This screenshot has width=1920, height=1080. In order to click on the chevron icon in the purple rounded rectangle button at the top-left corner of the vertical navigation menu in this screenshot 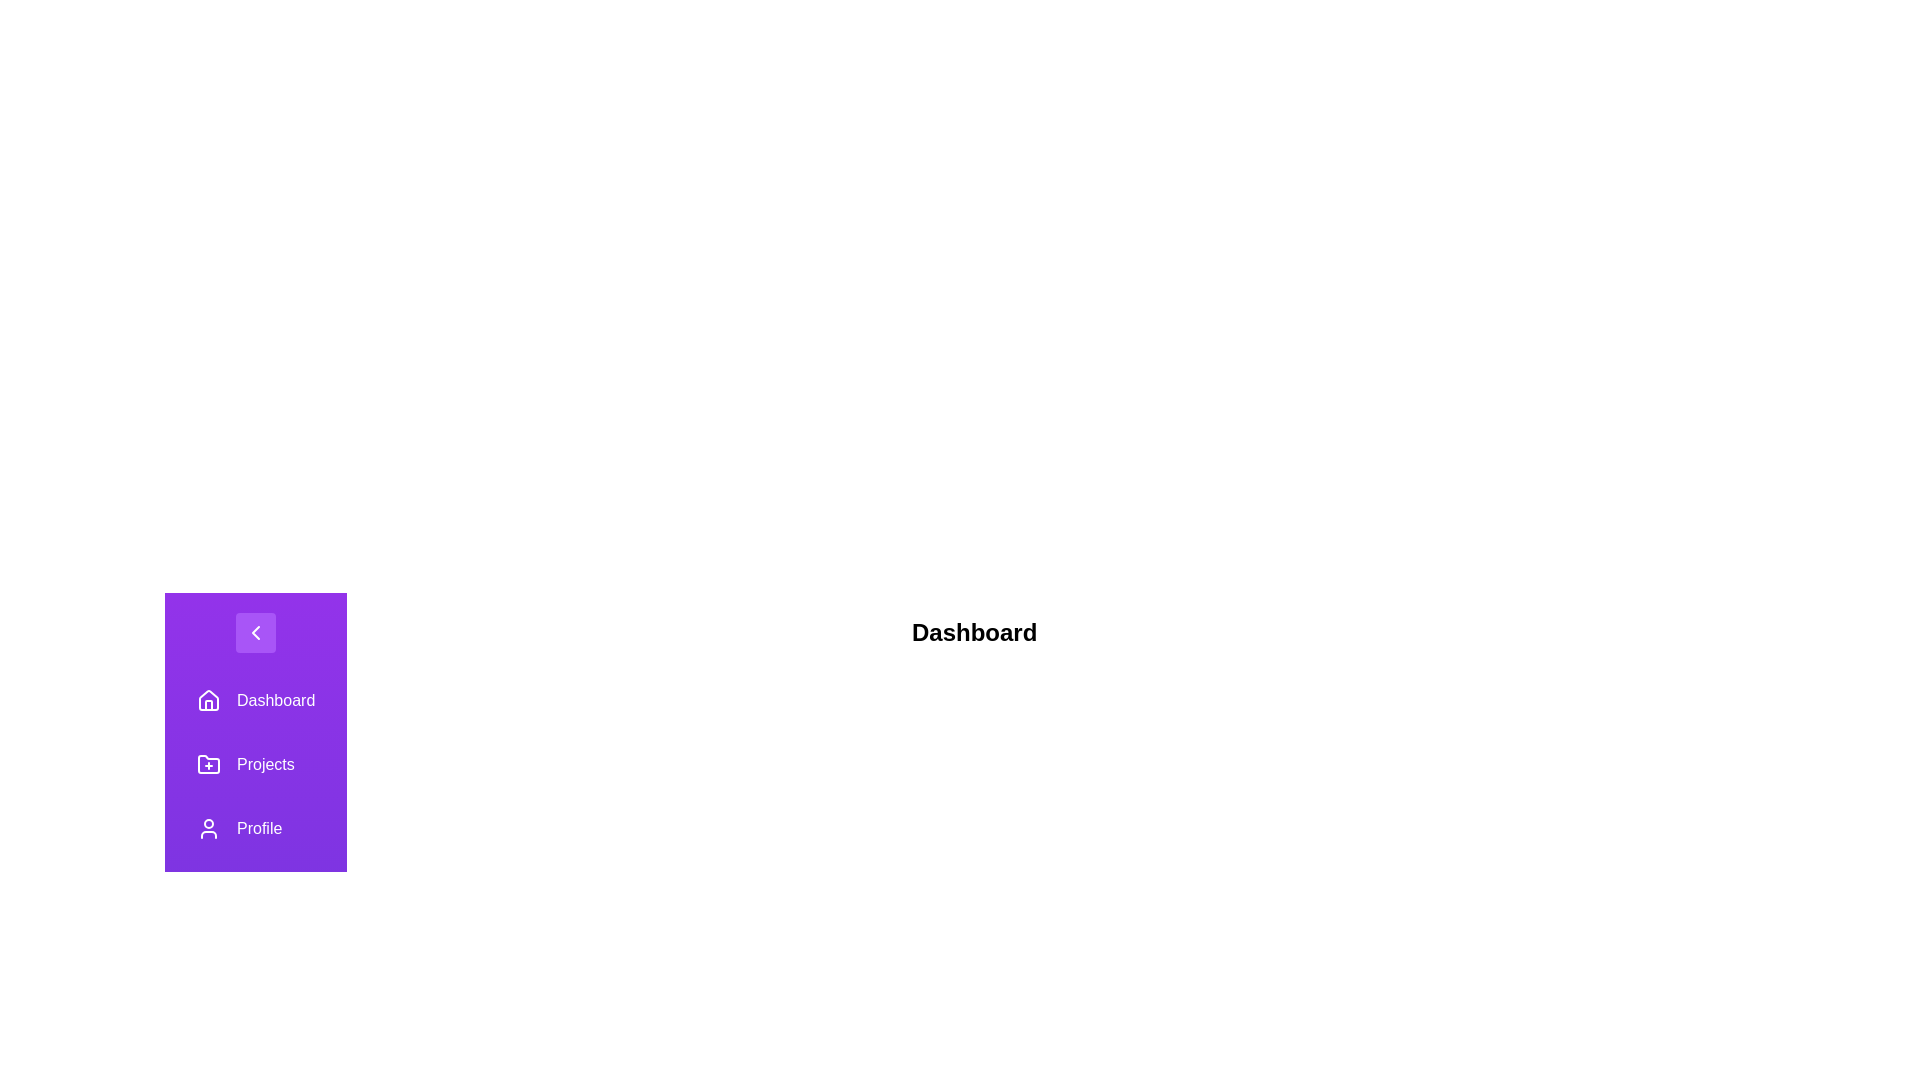, I will do `click(255, 632)`.